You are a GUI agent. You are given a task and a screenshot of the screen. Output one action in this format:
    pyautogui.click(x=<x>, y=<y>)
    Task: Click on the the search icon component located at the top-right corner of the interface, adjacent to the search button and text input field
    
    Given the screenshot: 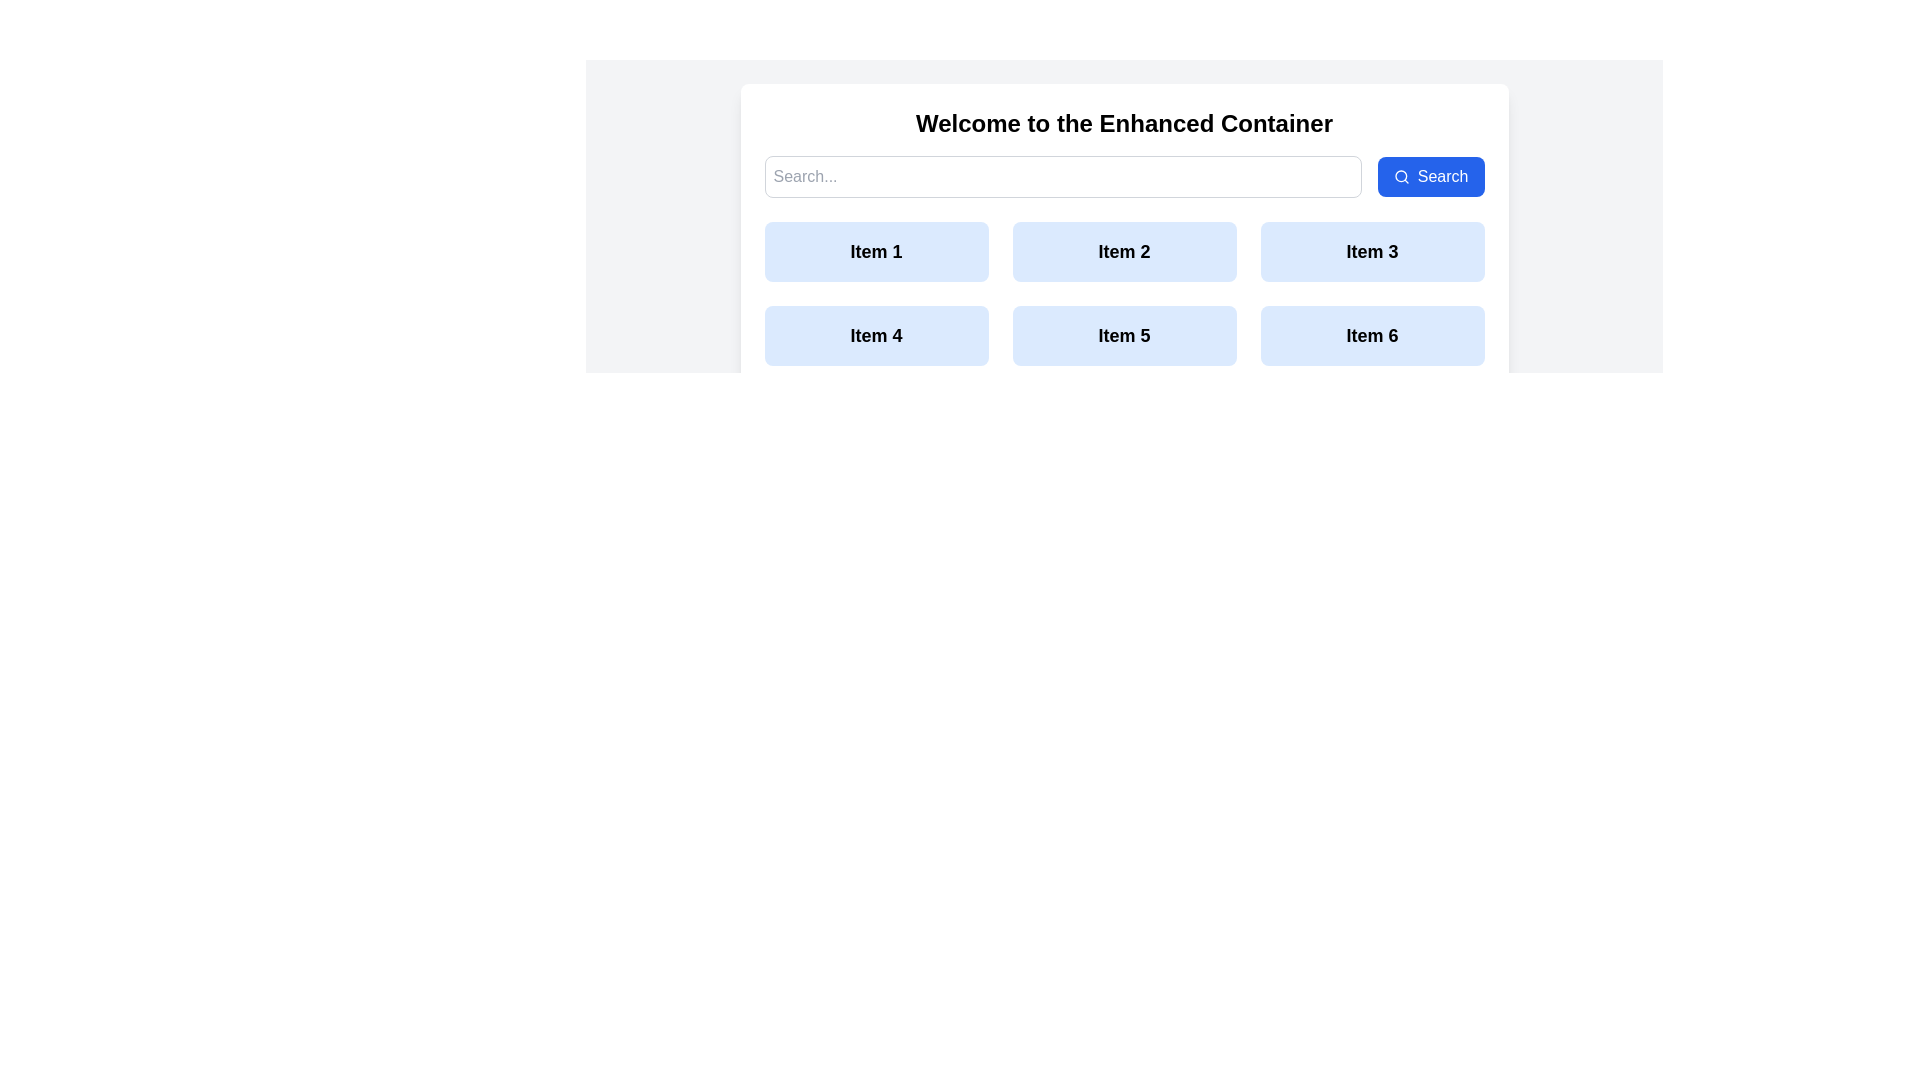 What is the action you would take?
    pyautogui.click(x=1400, y=175)
    